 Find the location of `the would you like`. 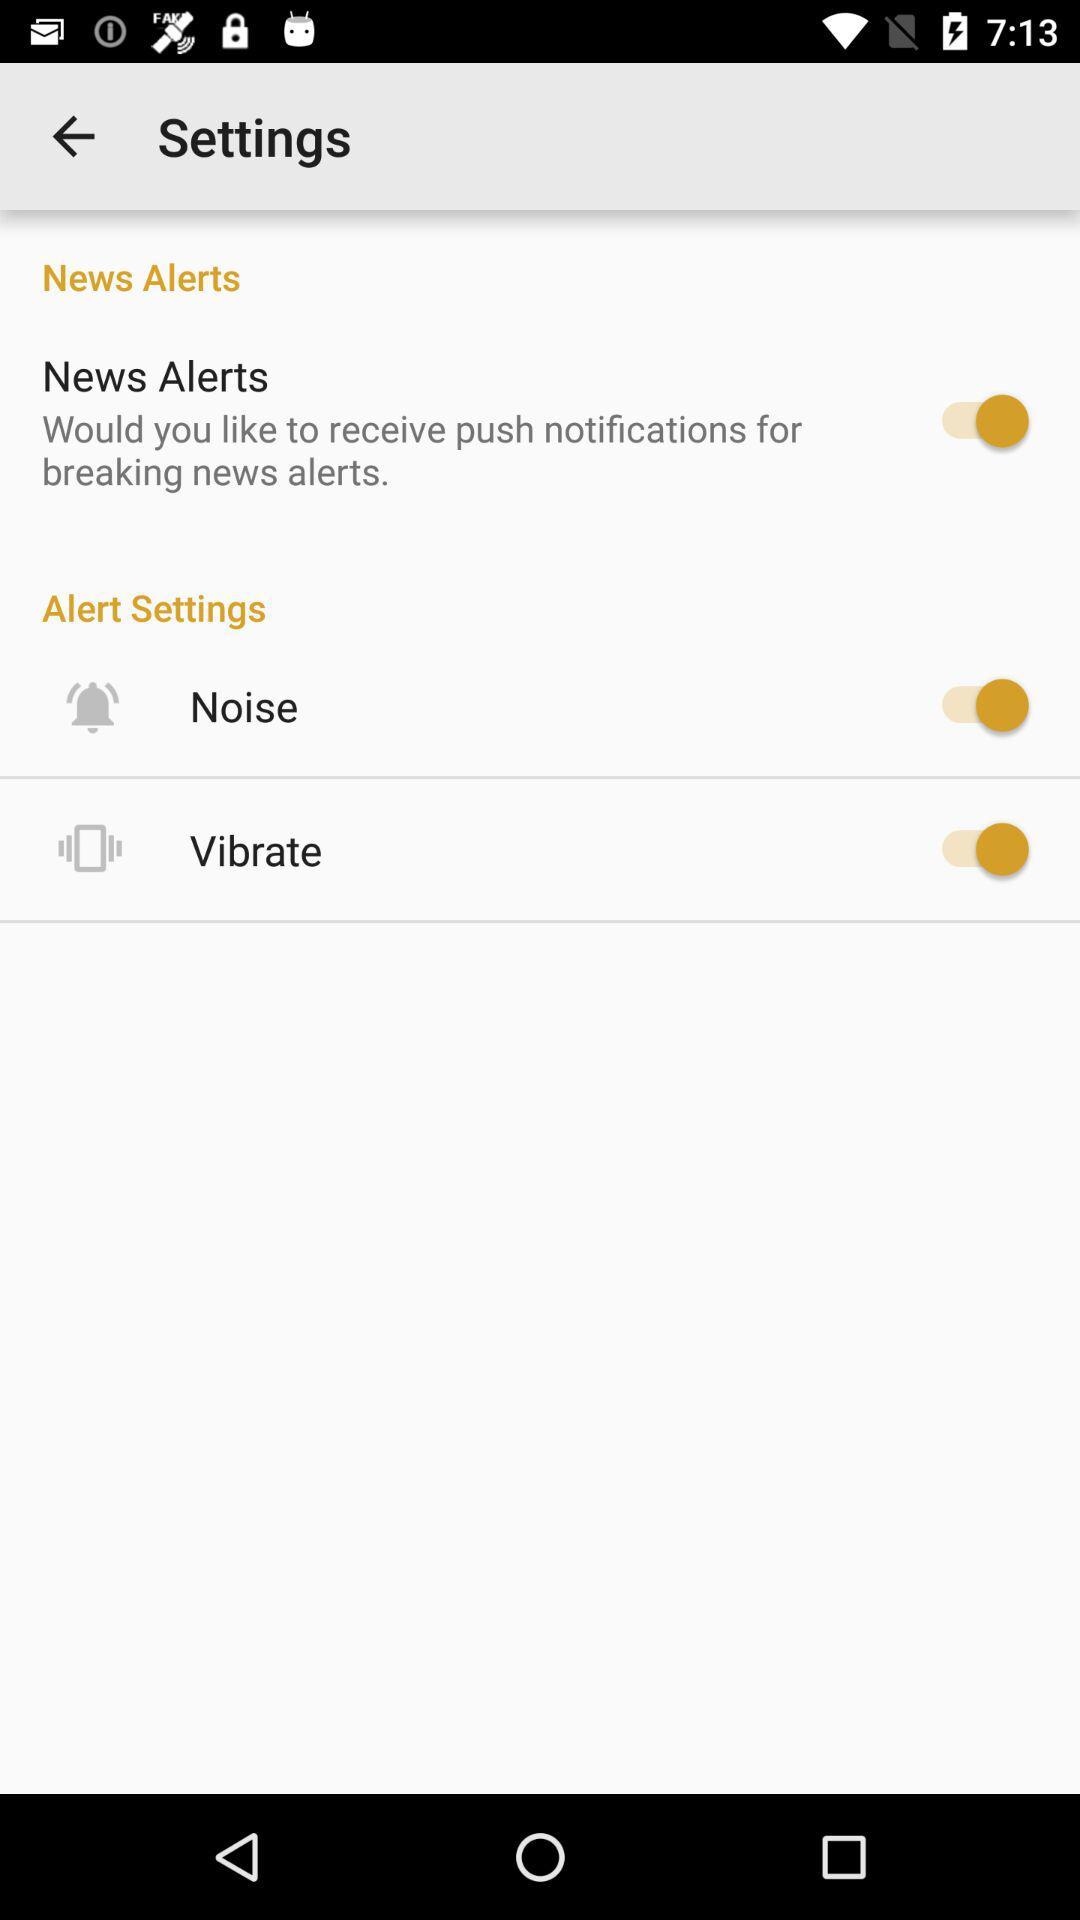

the would you like is located at coordinates (456, 448).